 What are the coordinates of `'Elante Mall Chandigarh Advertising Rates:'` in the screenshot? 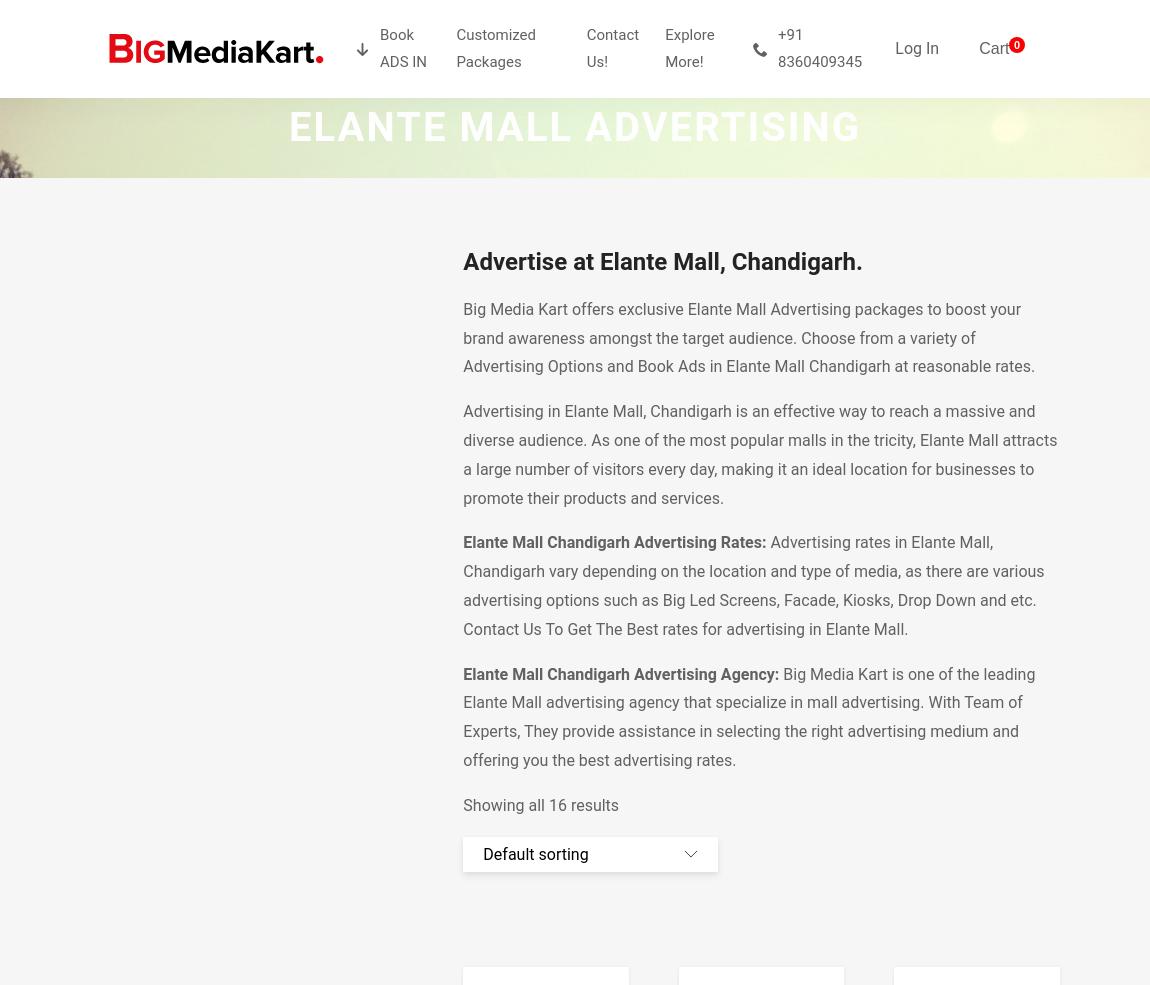 It's located at (613, 542).